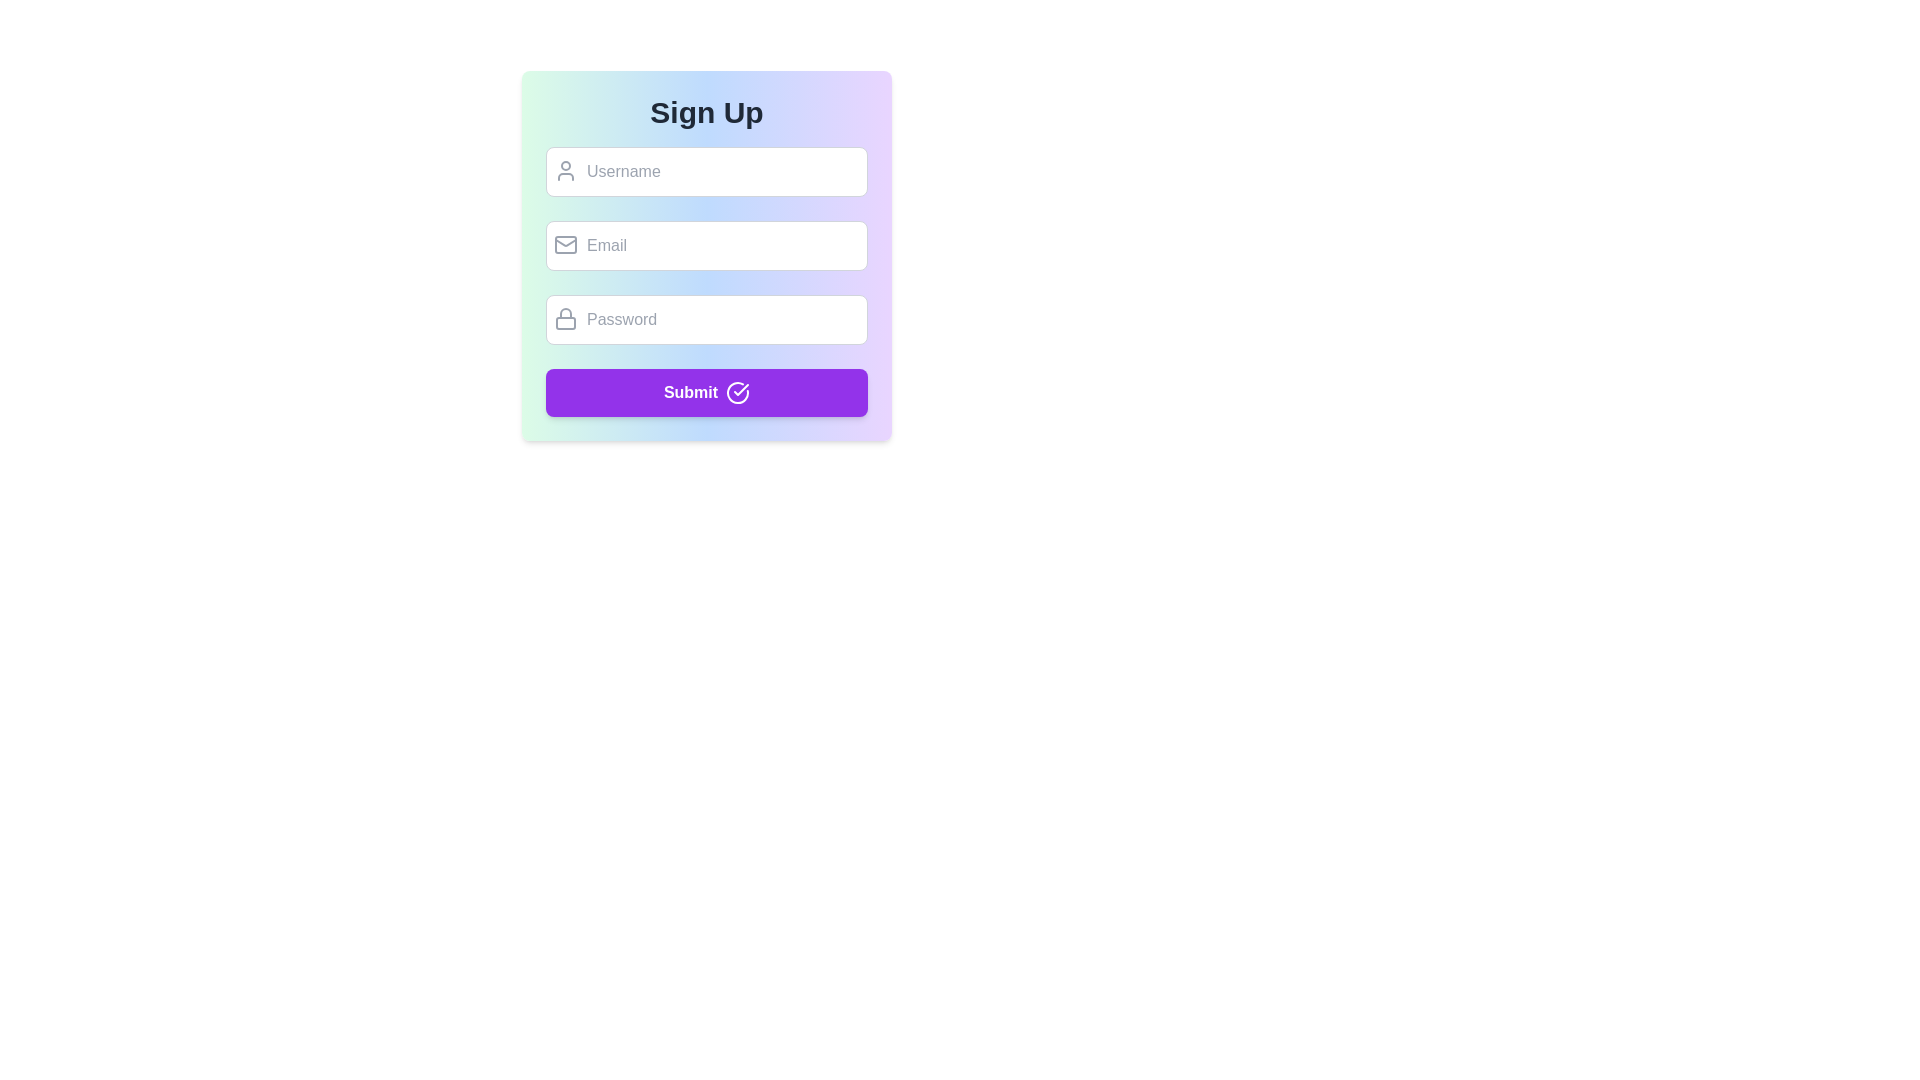 The height and width of the screenshot is (1080, 1920). Describe the element at coordinates (706, 245) in the screenshot. I see `the Email input field in the Sign Up form to focus on it` at that location.